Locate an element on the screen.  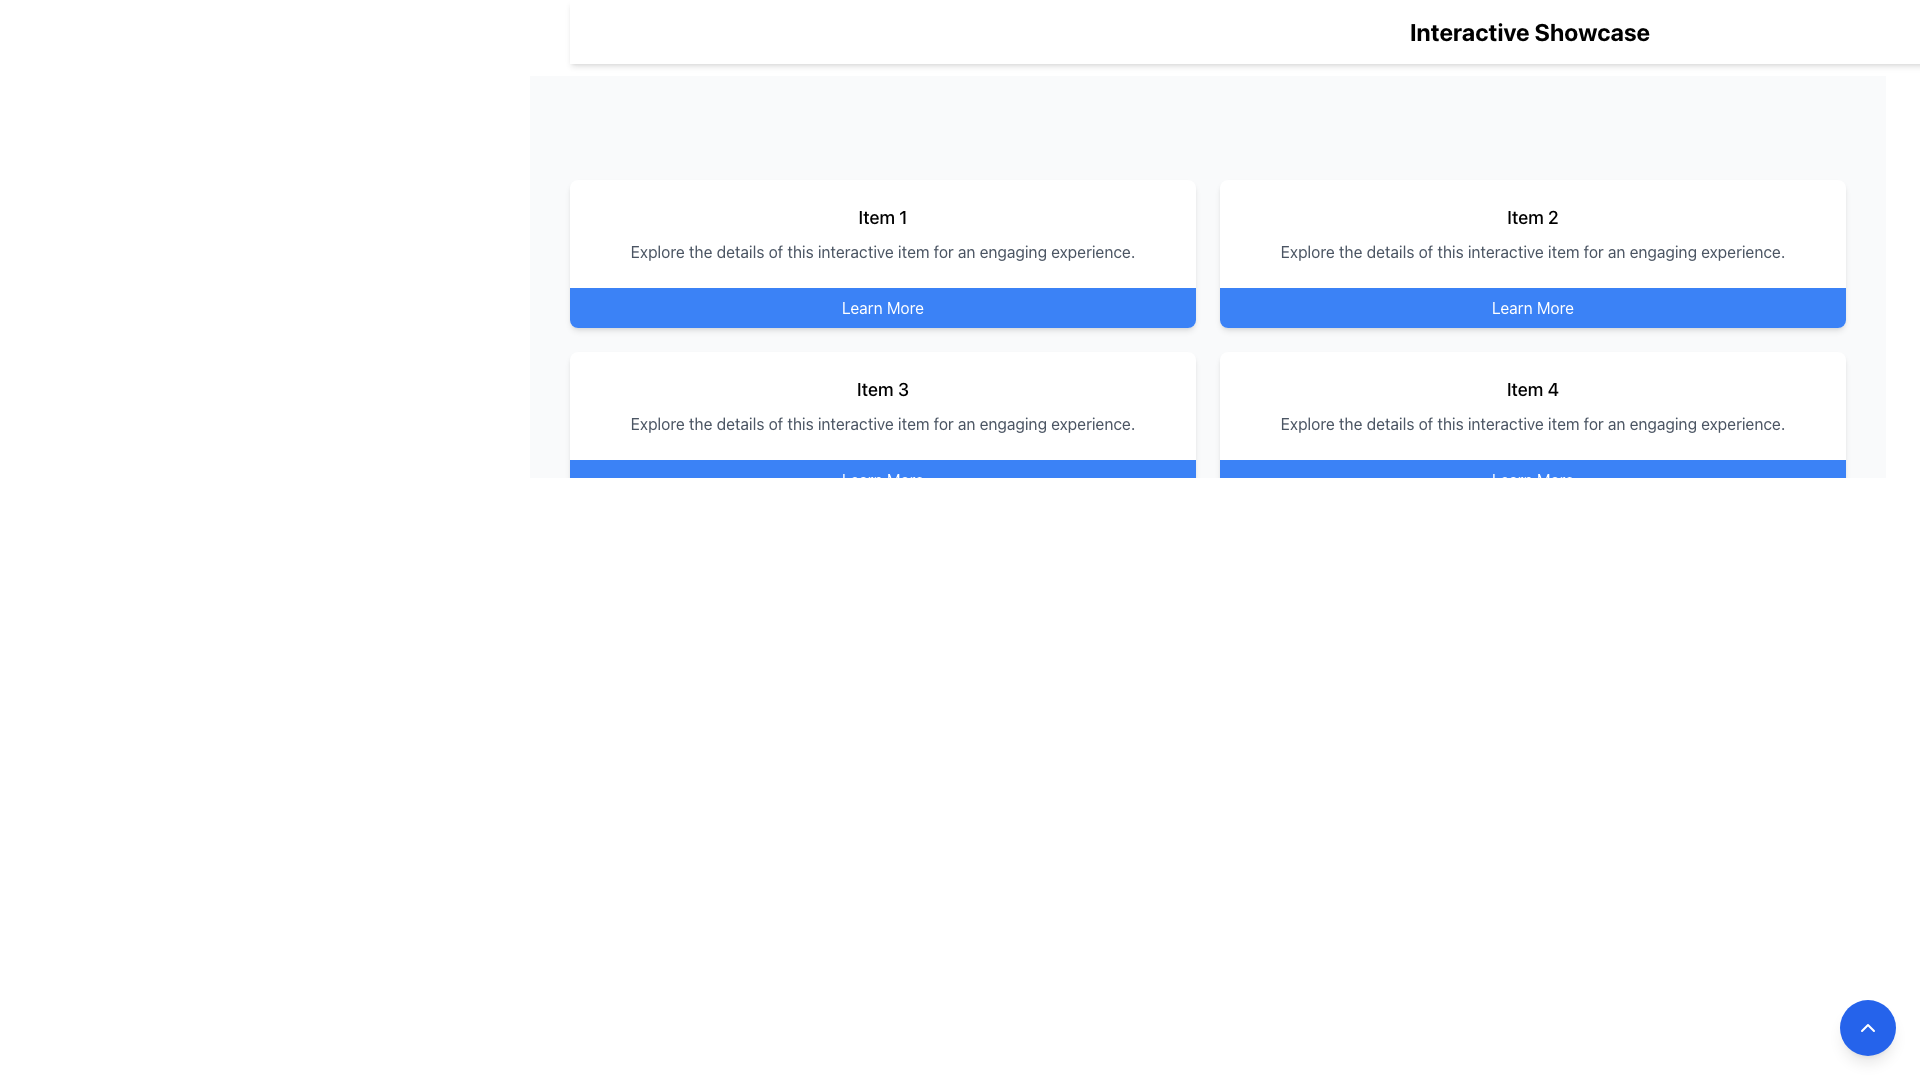
the text label that identifies the content of the third card in the interface, which is positioned horizontally centered above the descriptive text within its card is located at coordinates (882, 389).